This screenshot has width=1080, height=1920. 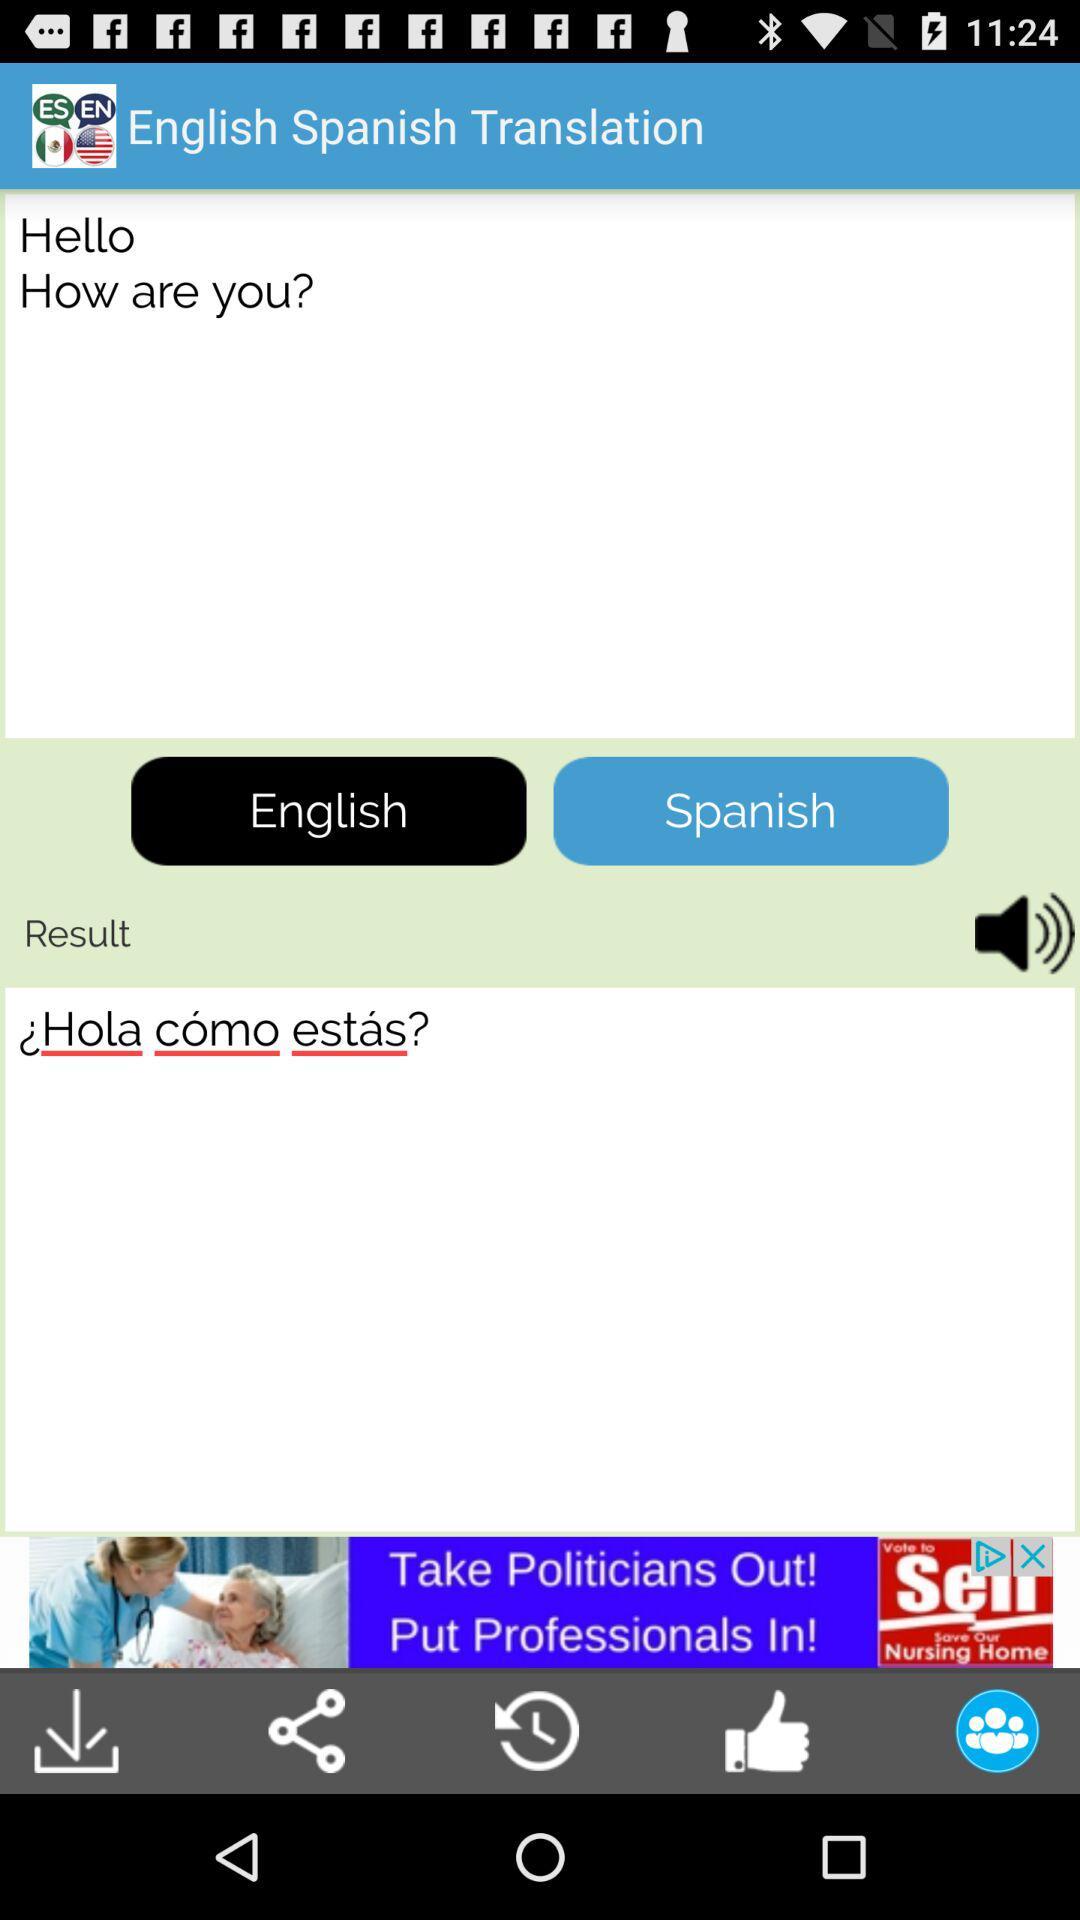 What do you see at coordinates (766, 1730) in the screenshot?
I see `the like option in the bottom` at bounding box center [766, 1730].